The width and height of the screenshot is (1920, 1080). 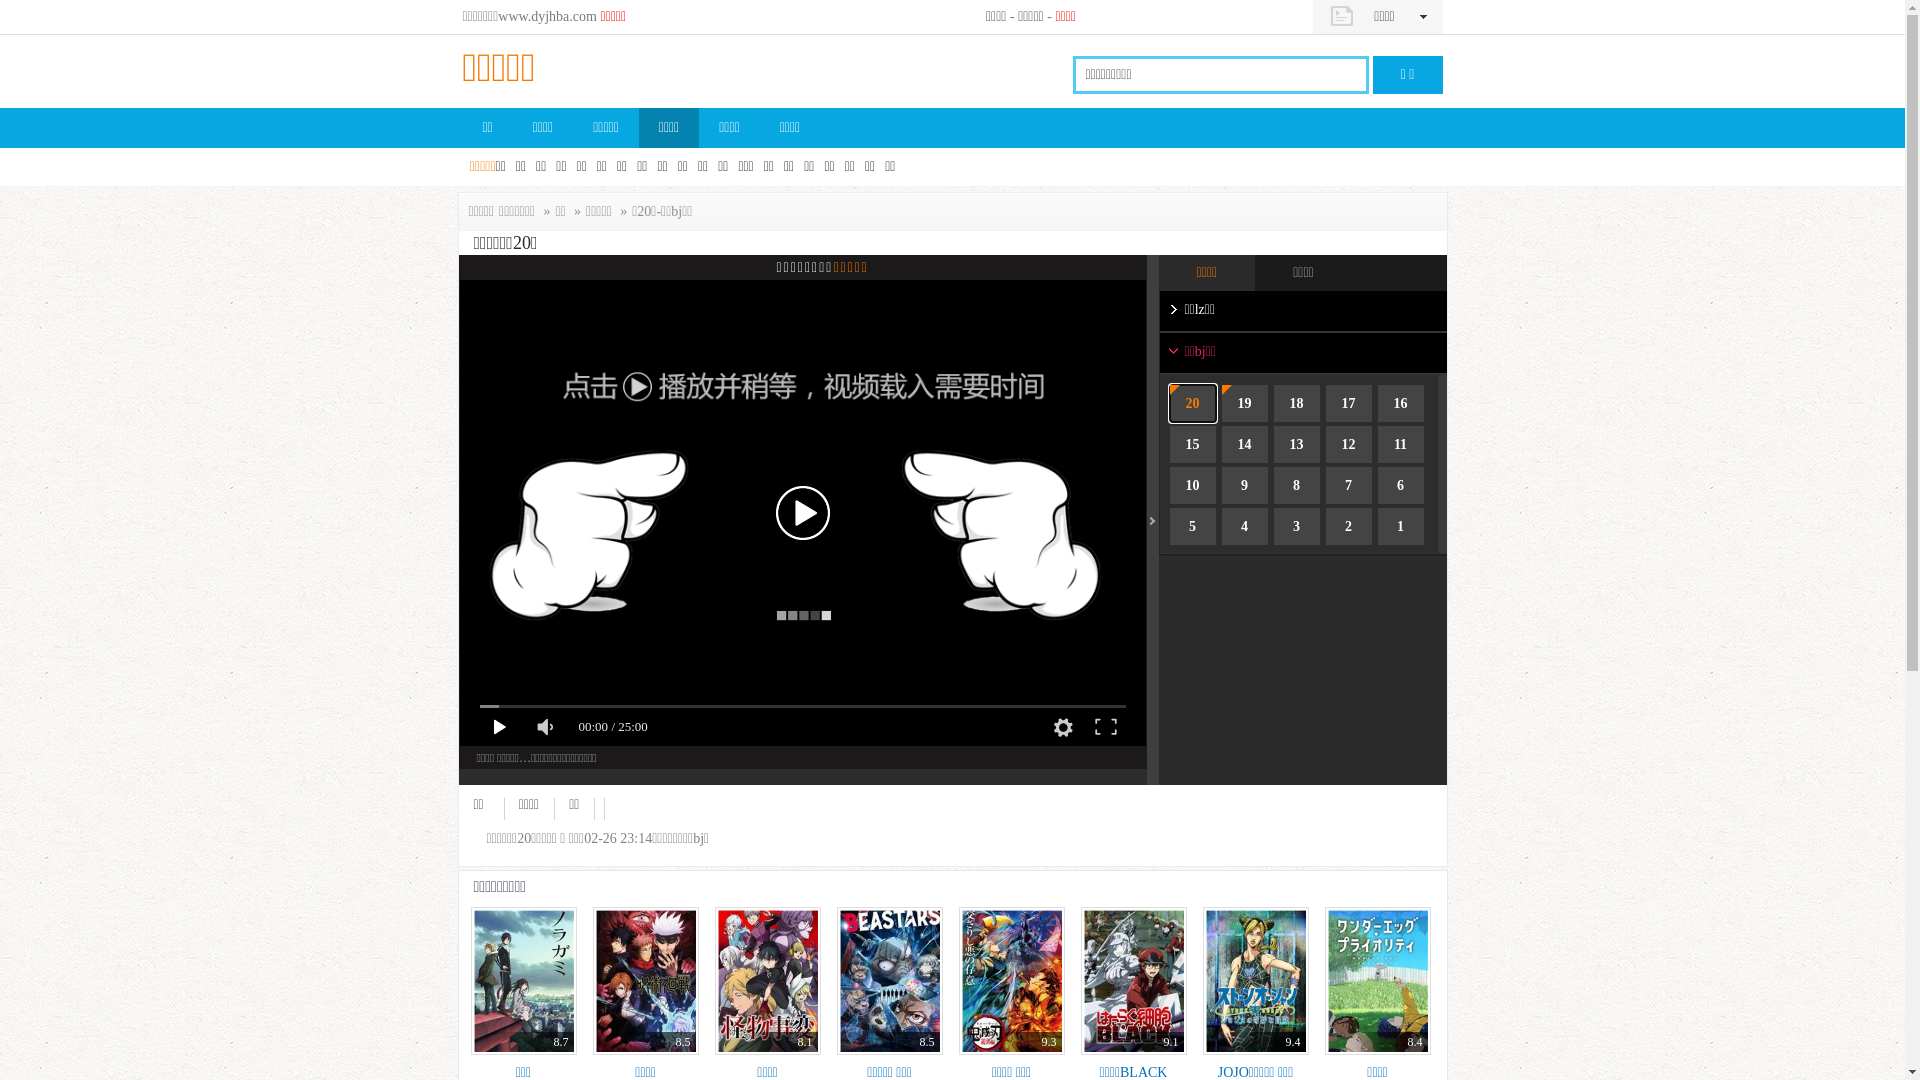 What do you see at coordinates (1400, 403) in the screenshot?
I see `'16'` at bounding box center [1400, 403].